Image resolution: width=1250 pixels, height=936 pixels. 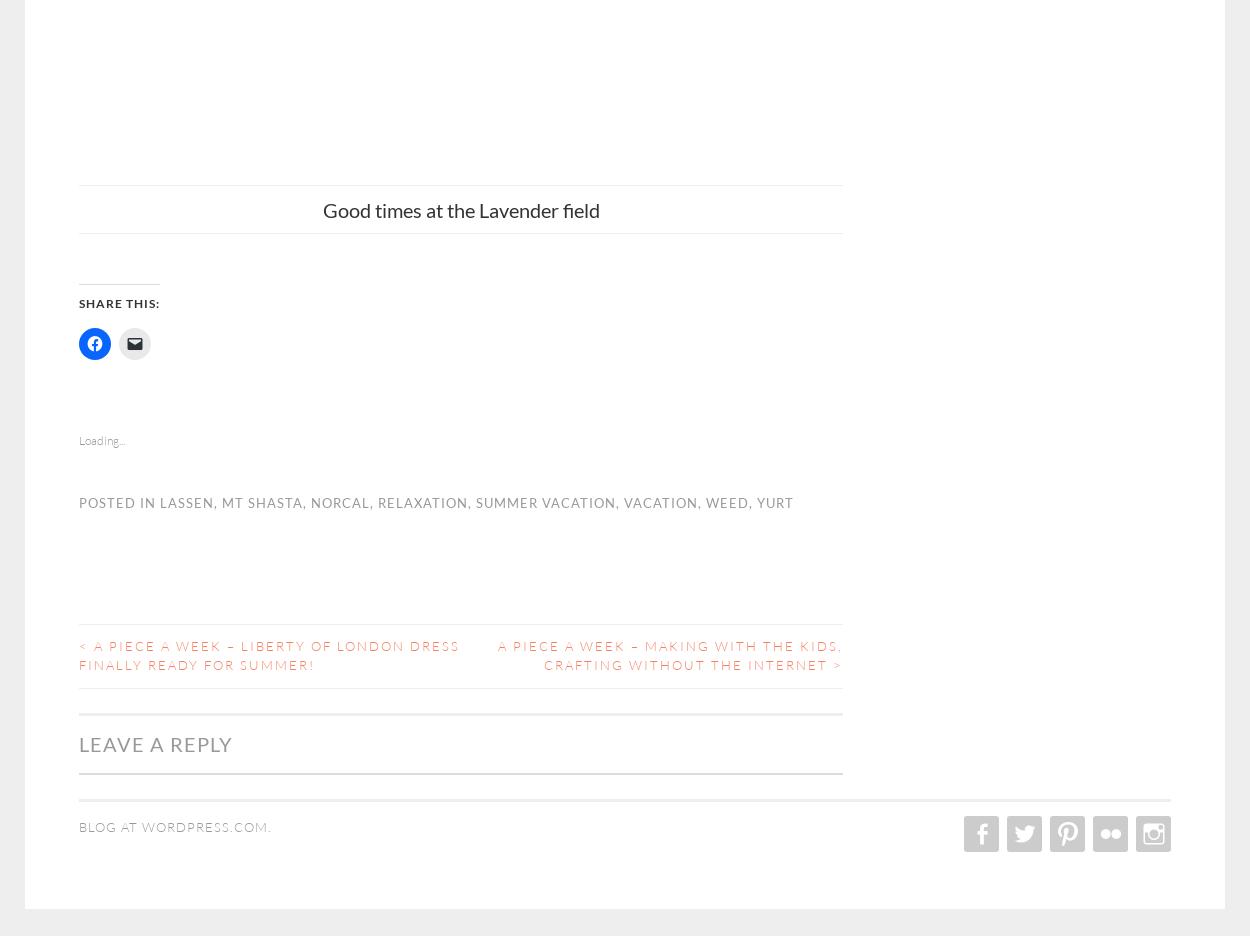 What do you see at coordinates (160, 500) in the screenshot?
I see `'Lassen'` at bounding box center [160, 500].